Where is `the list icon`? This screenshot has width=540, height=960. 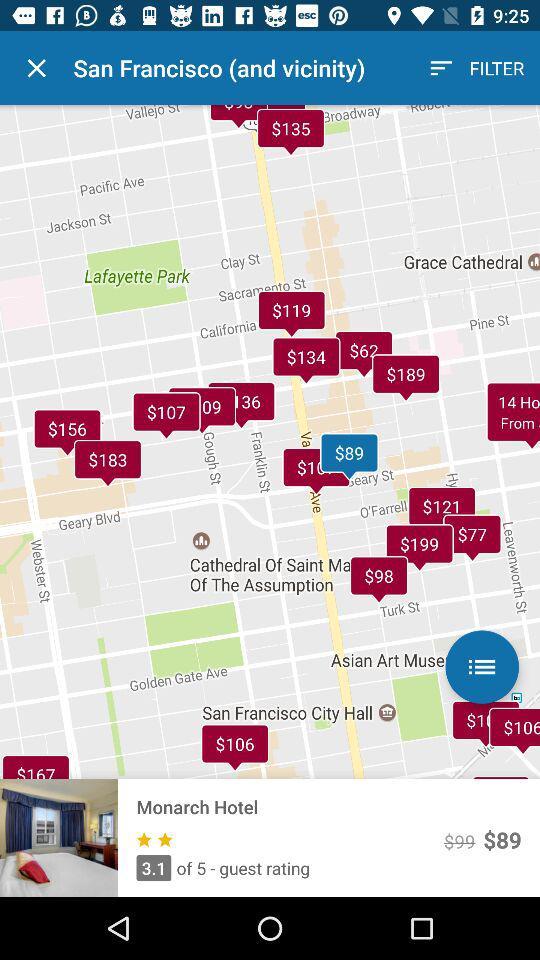
the list icon is located at coordinates (481, 667).